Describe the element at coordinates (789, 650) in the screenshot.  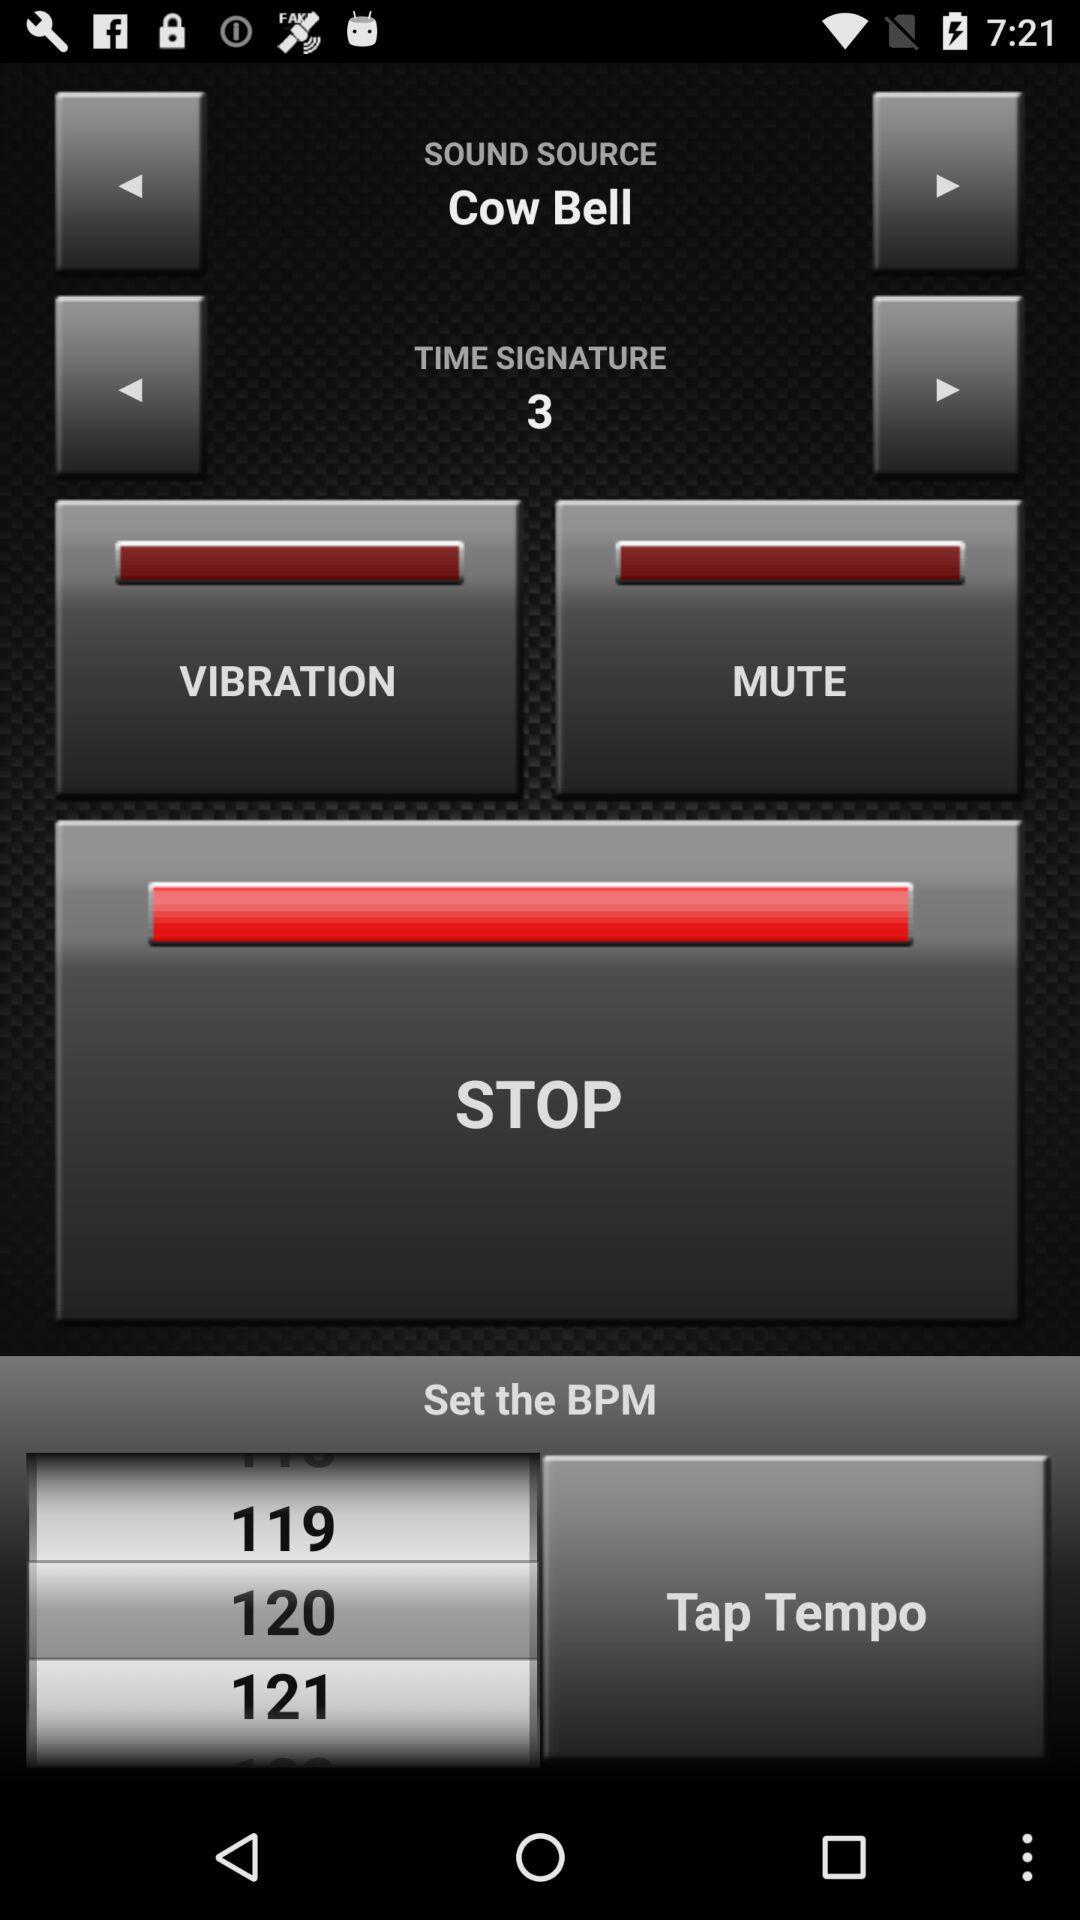
I see `icon above stop` at that location.